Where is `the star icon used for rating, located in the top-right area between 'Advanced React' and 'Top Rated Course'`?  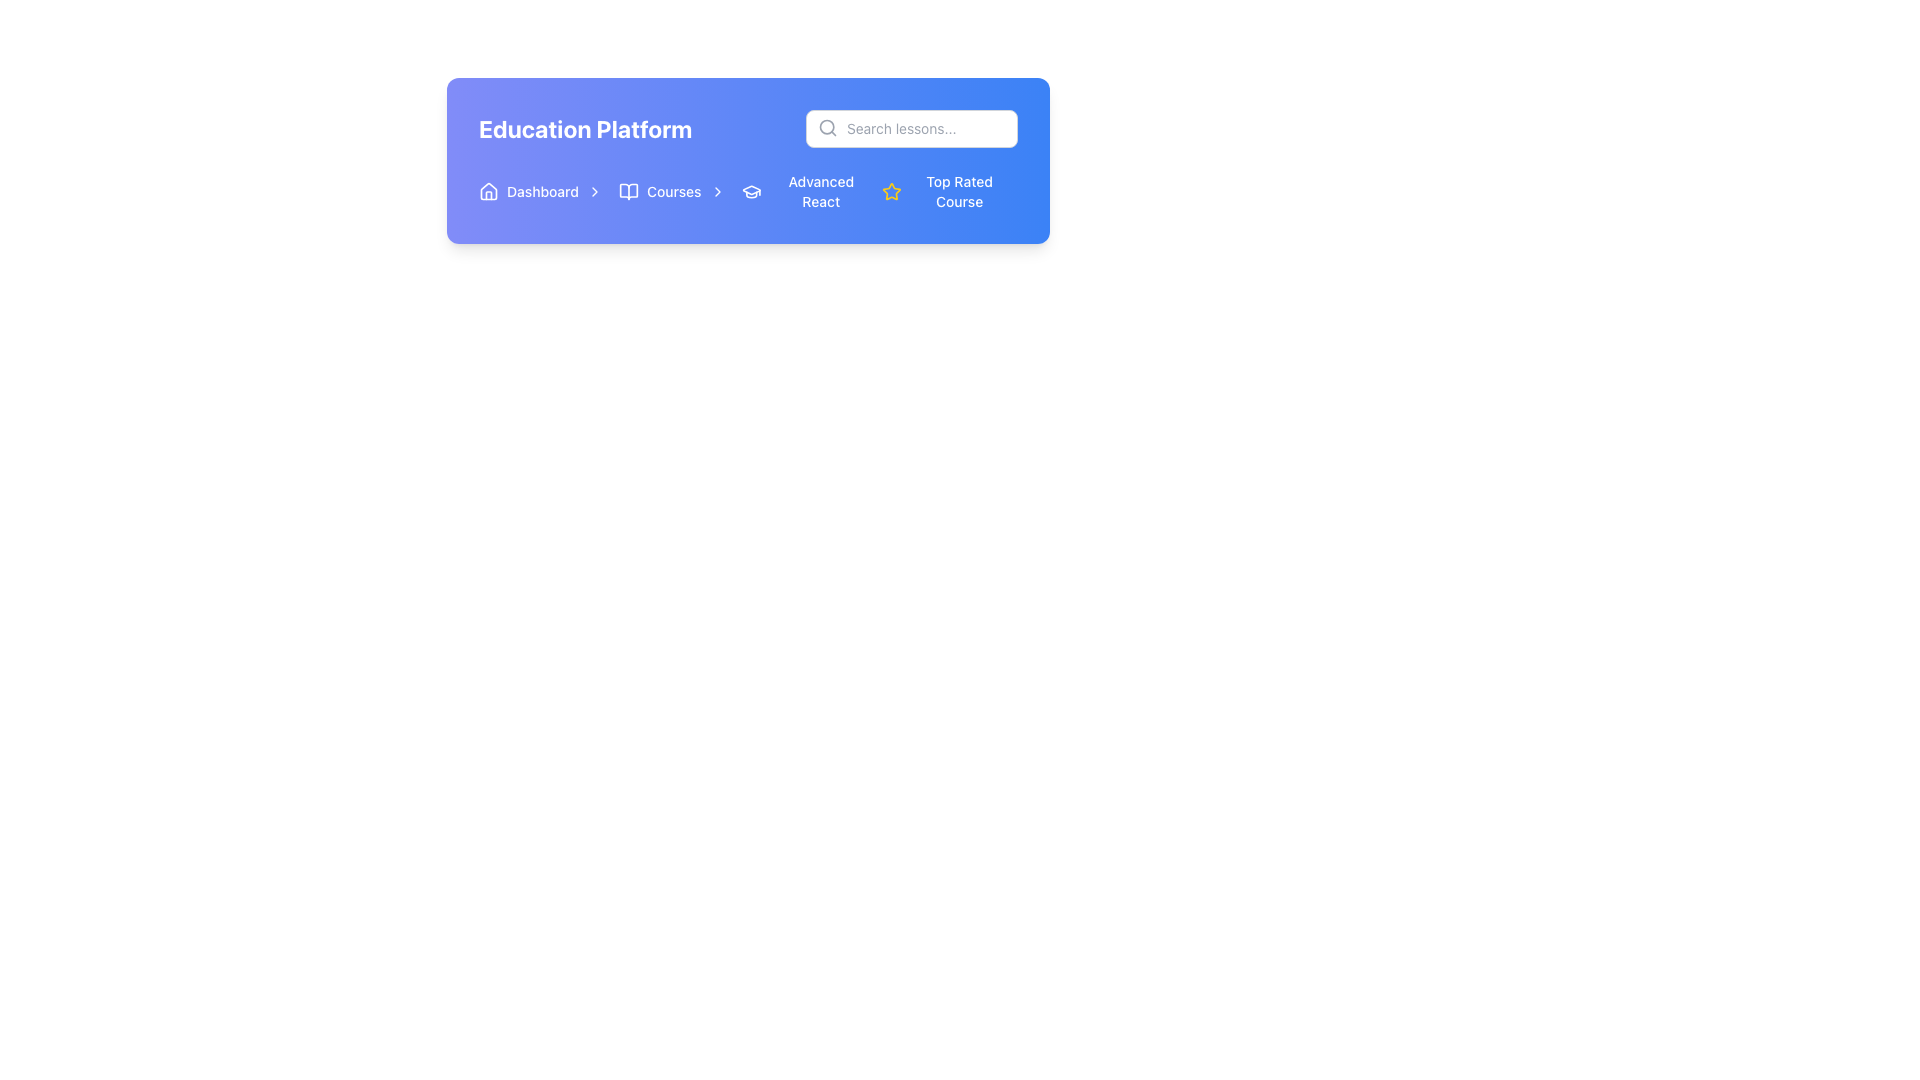 the star icon used for rating, located in the top-right area between 'Advanced React' and 'Top Rated Course' is located at coordinates (890, 191).